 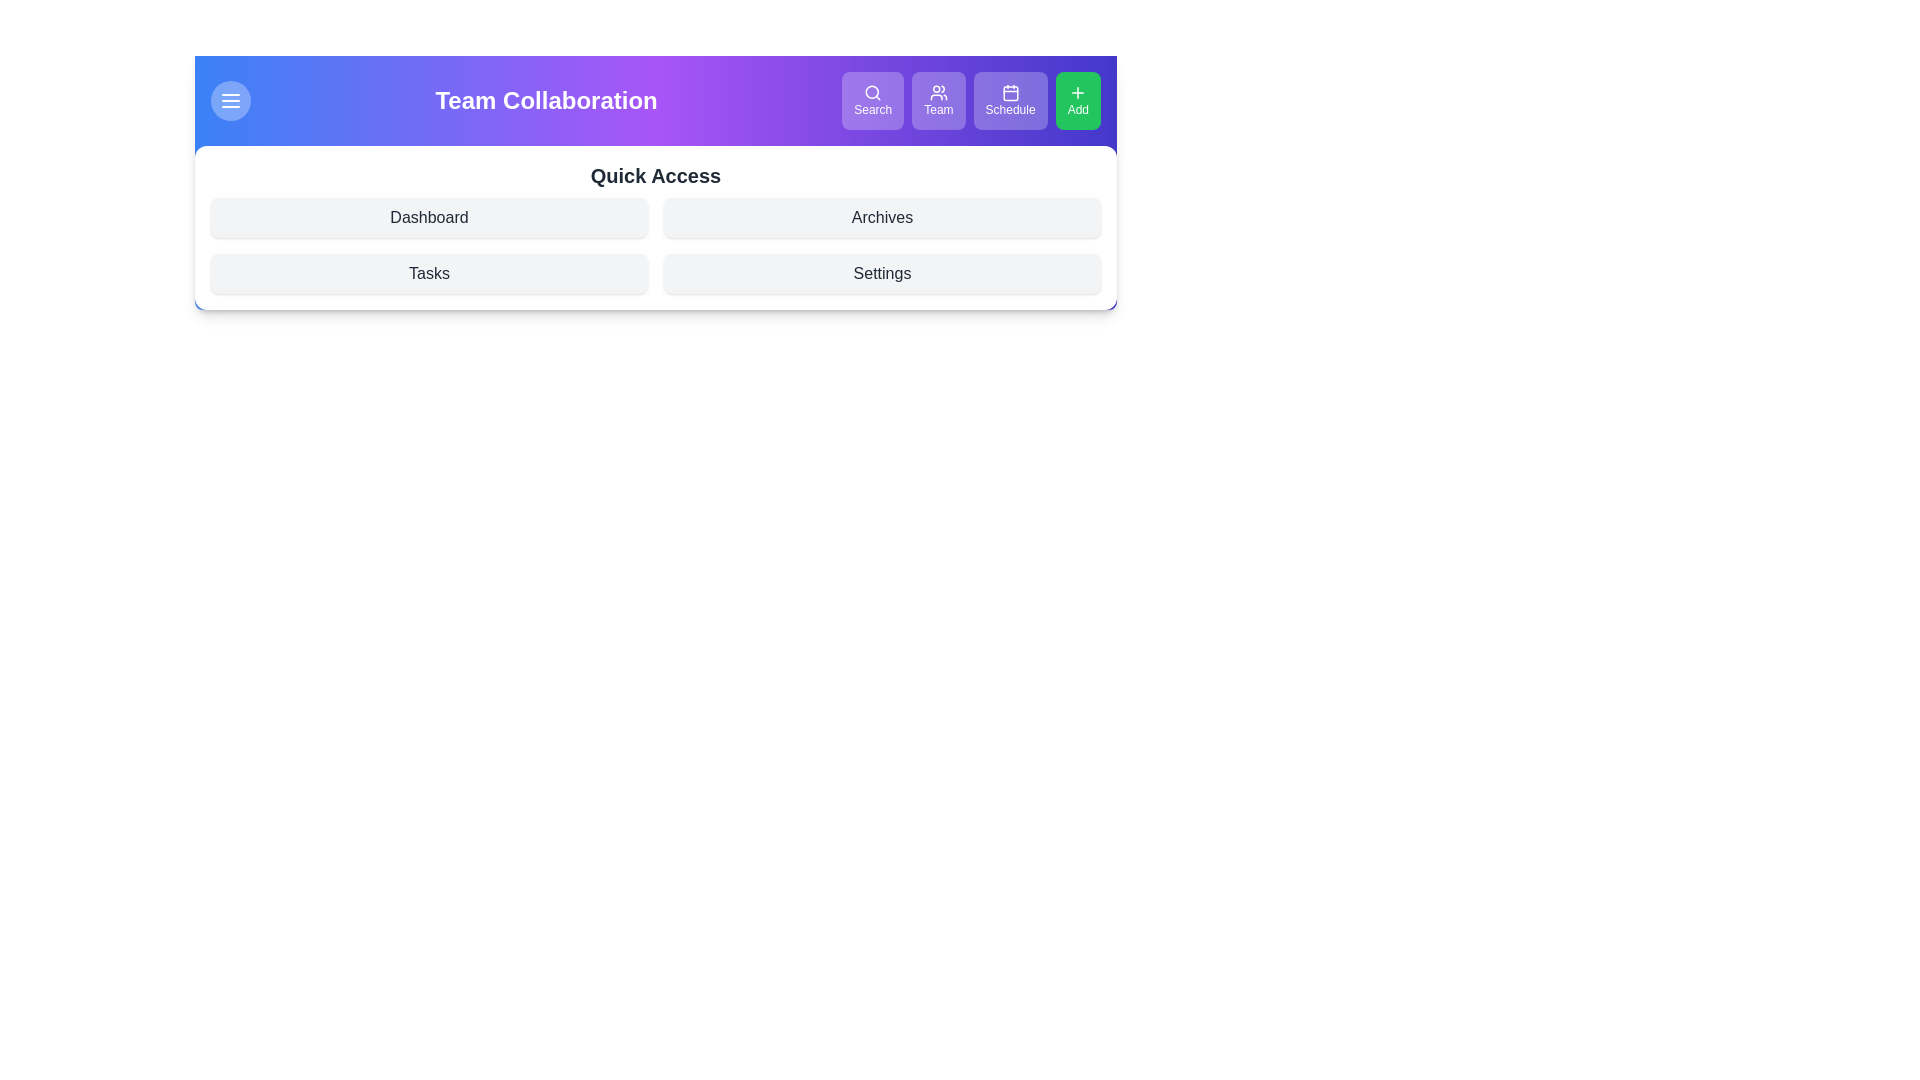 I want to click on the Quick Access link Dashboard, so click(x=428, y=218).